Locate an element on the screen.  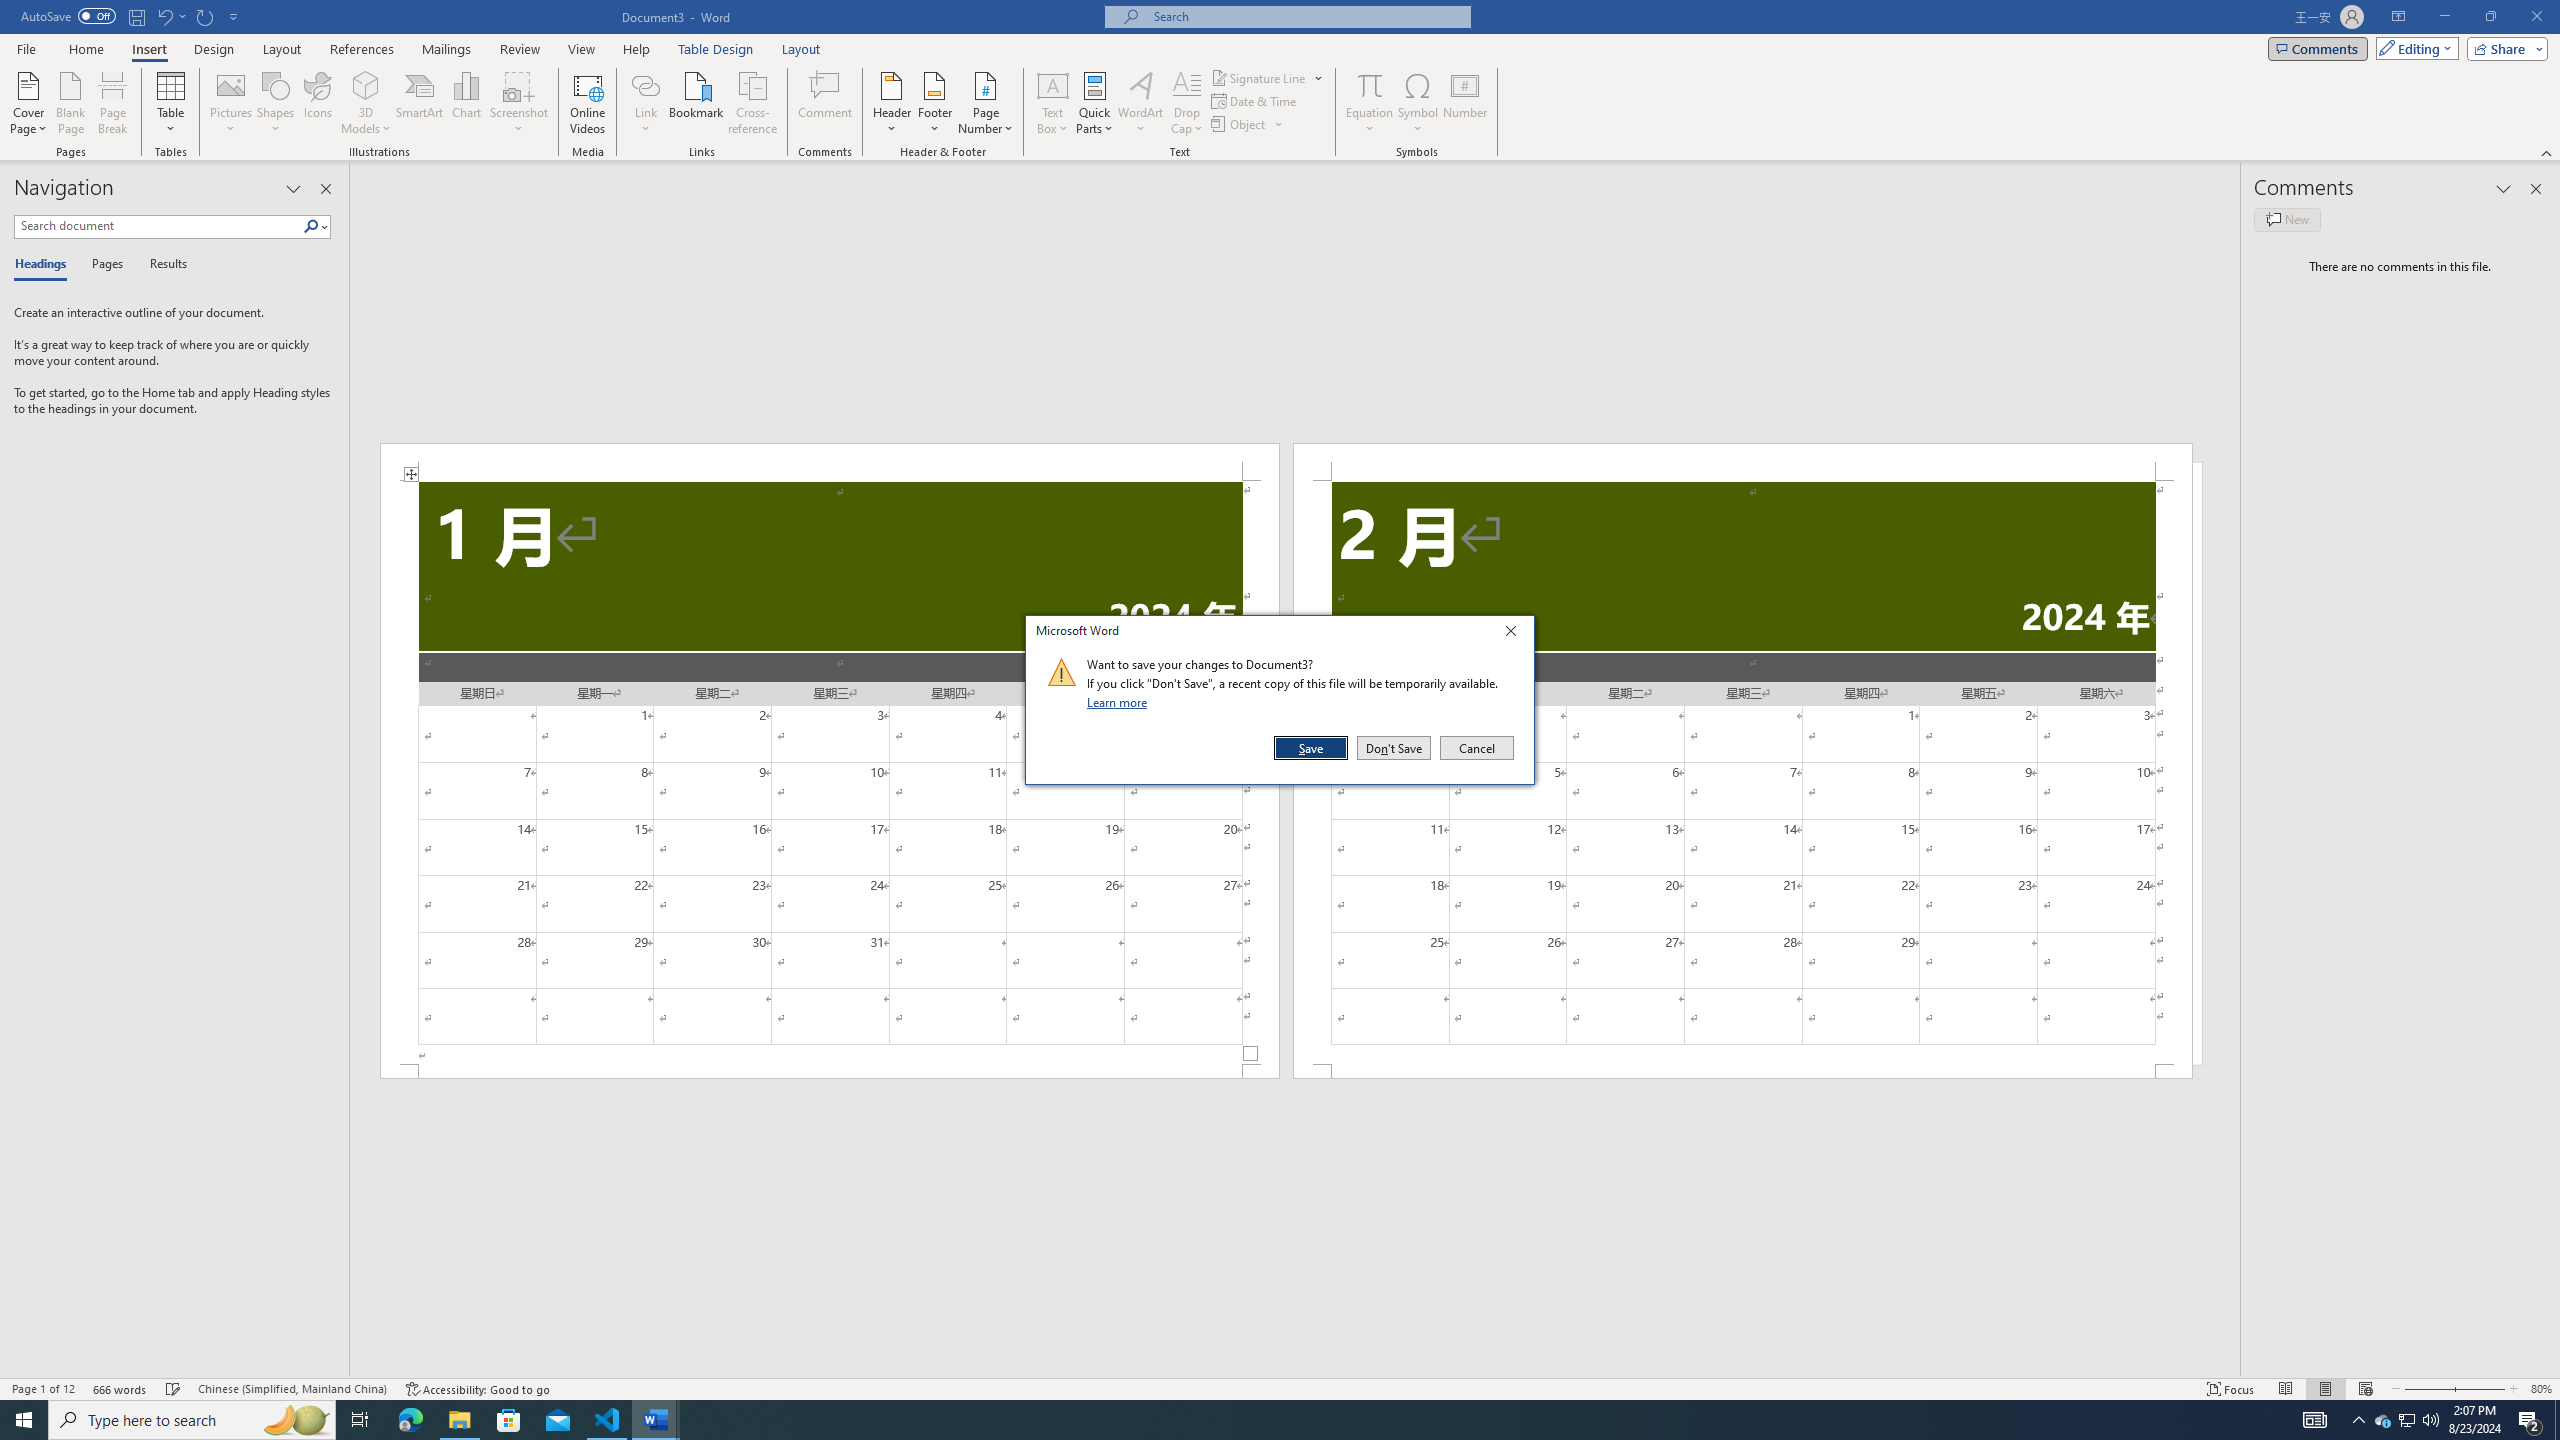
'Header' is located at coordinates (892, 103).